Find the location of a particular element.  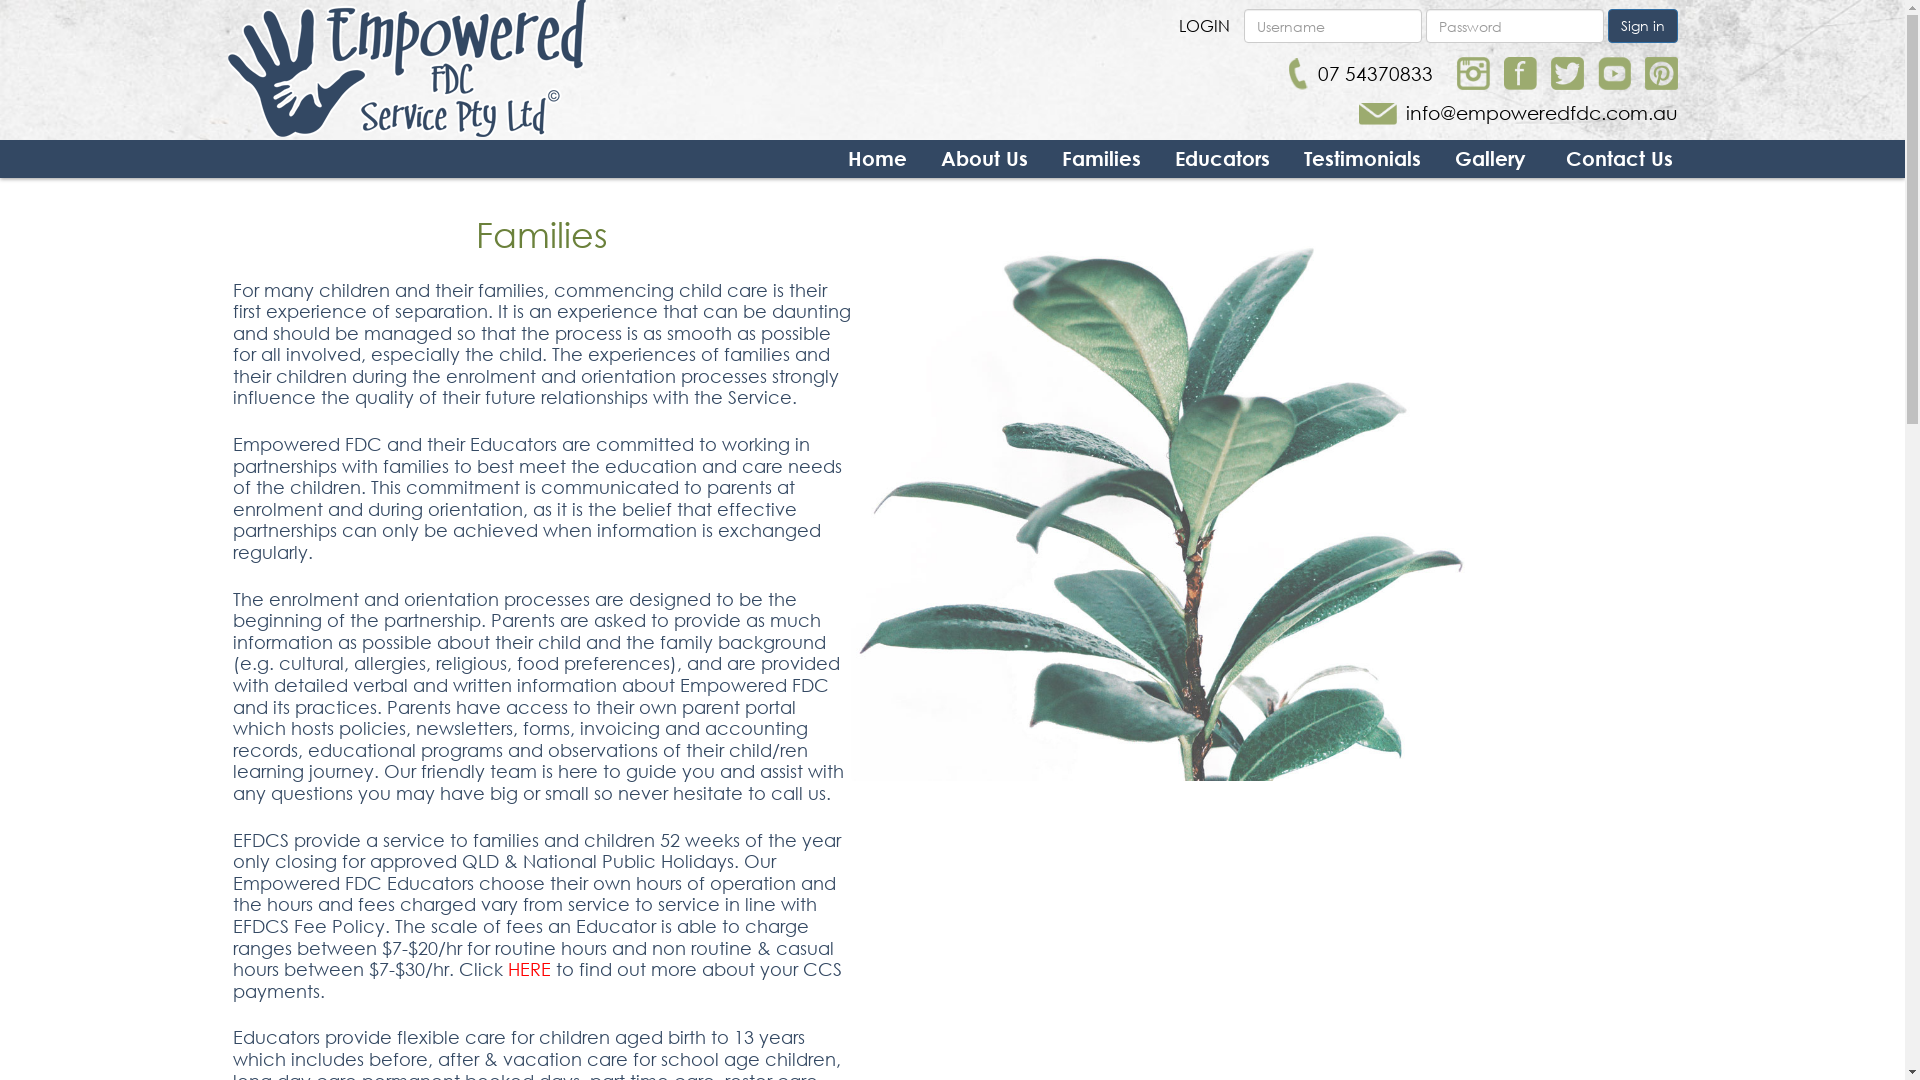

'Gallery' is located at coordinates (1489, 157).